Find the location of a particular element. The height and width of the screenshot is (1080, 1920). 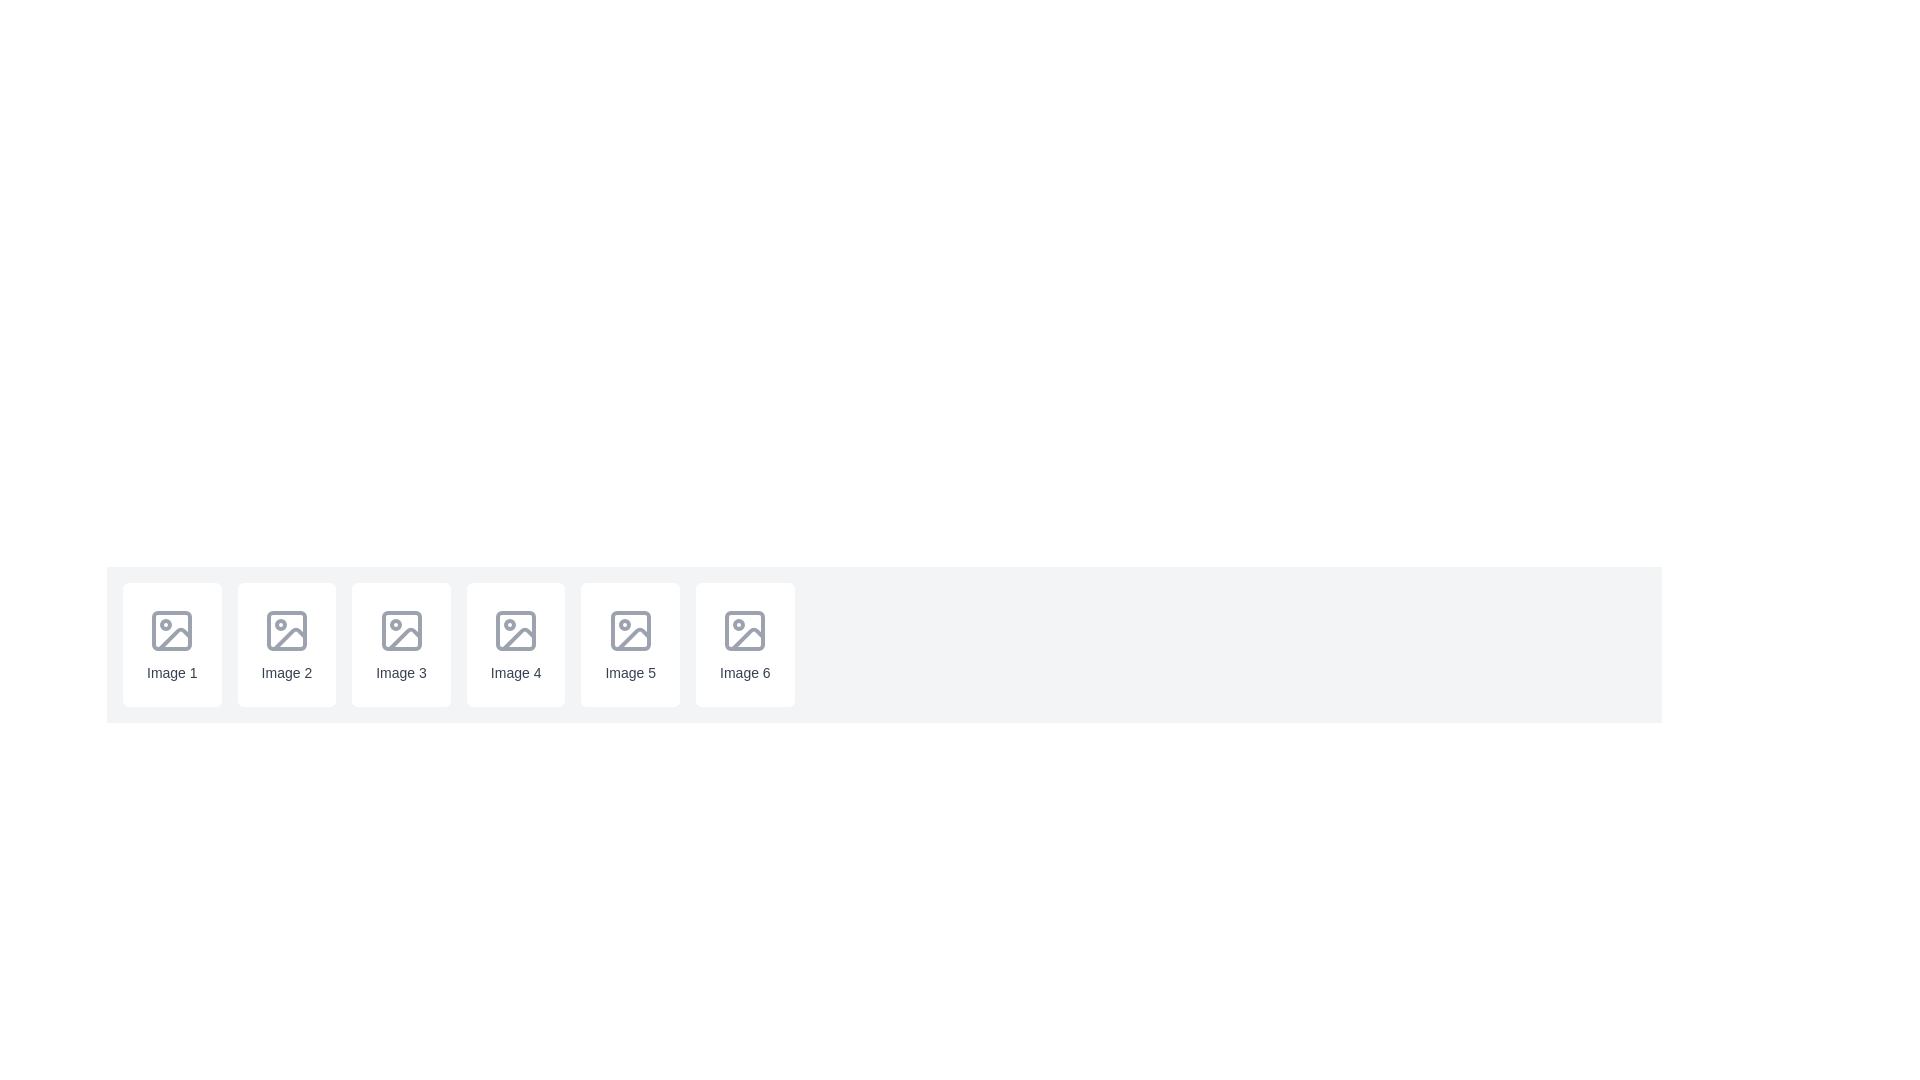

the interactive card labeled 'Image 2' which features a gray photo icon and is the second item in a grid of six elements is located at coordinates (285, 644).